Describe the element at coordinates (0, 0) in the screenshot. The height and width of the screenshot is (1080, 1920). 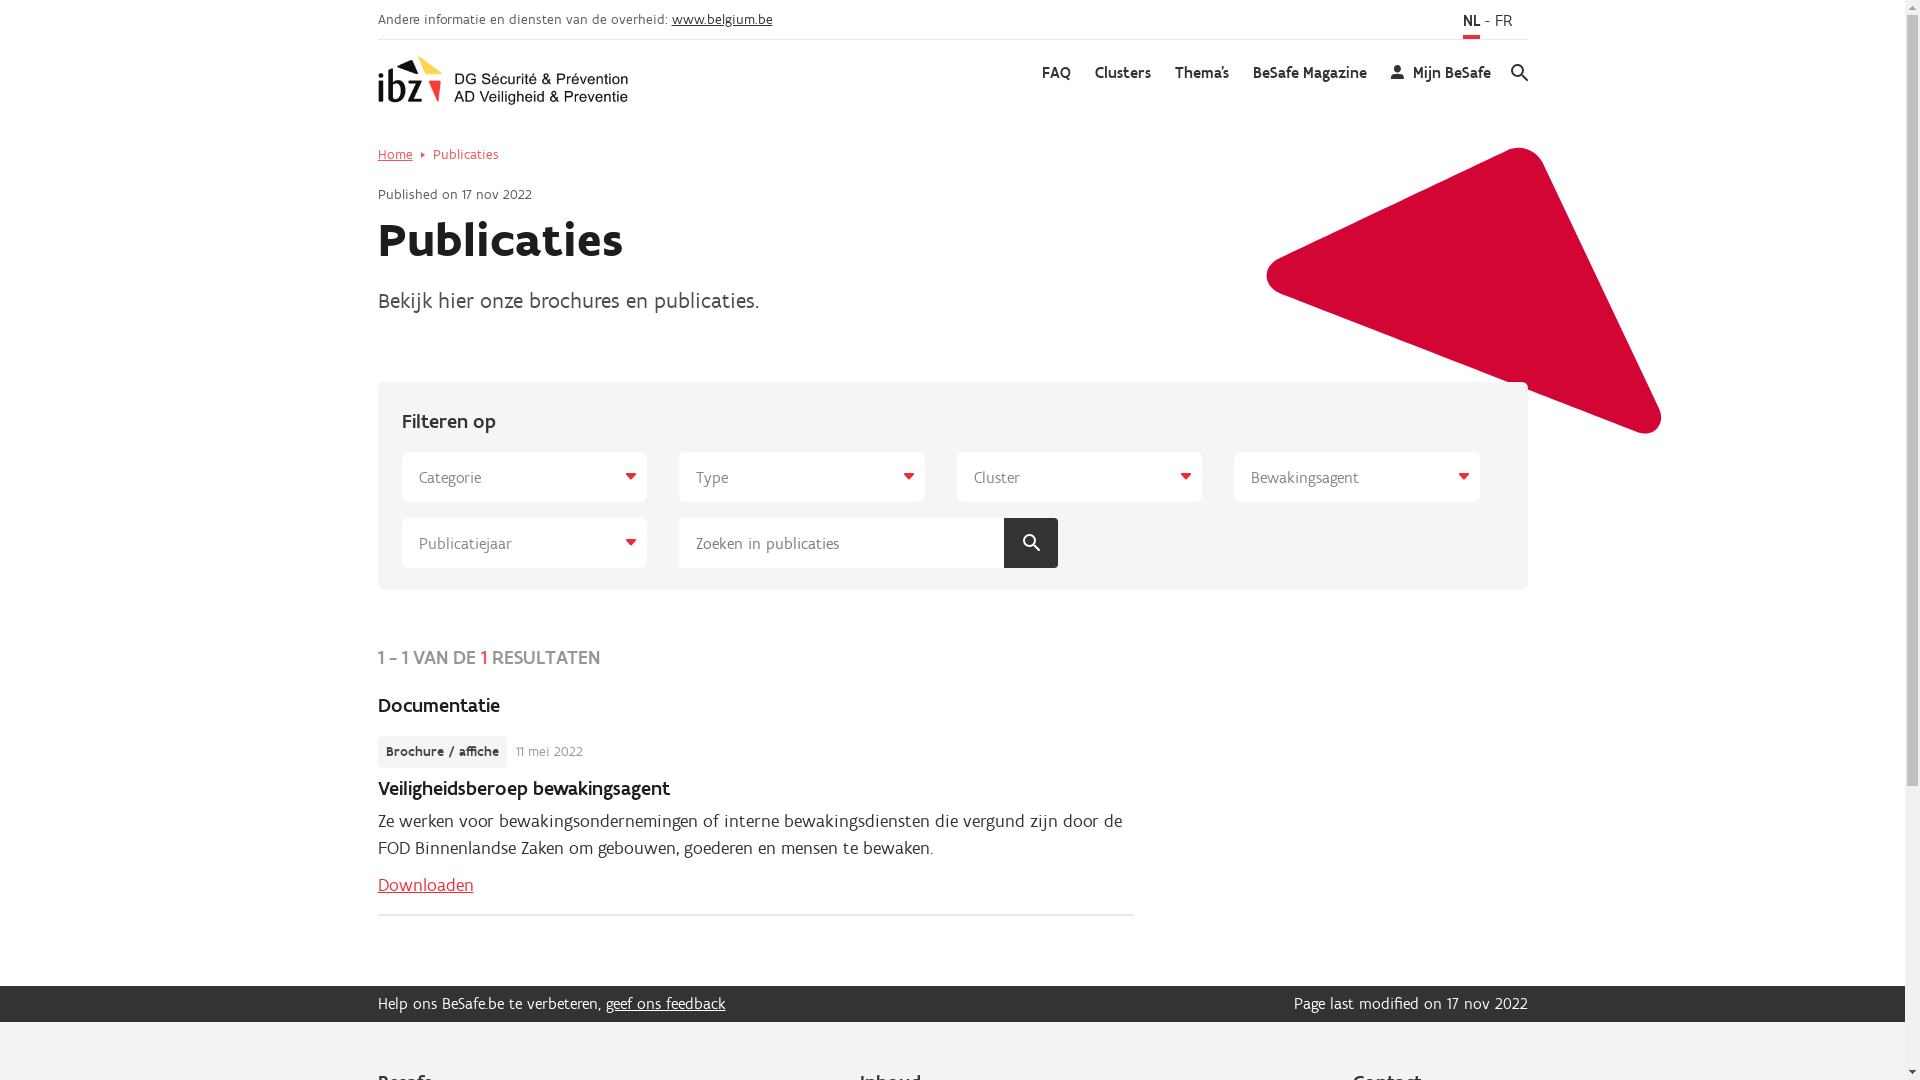
I see `'Overslaan en naar de inhoud gaan'` at that location.